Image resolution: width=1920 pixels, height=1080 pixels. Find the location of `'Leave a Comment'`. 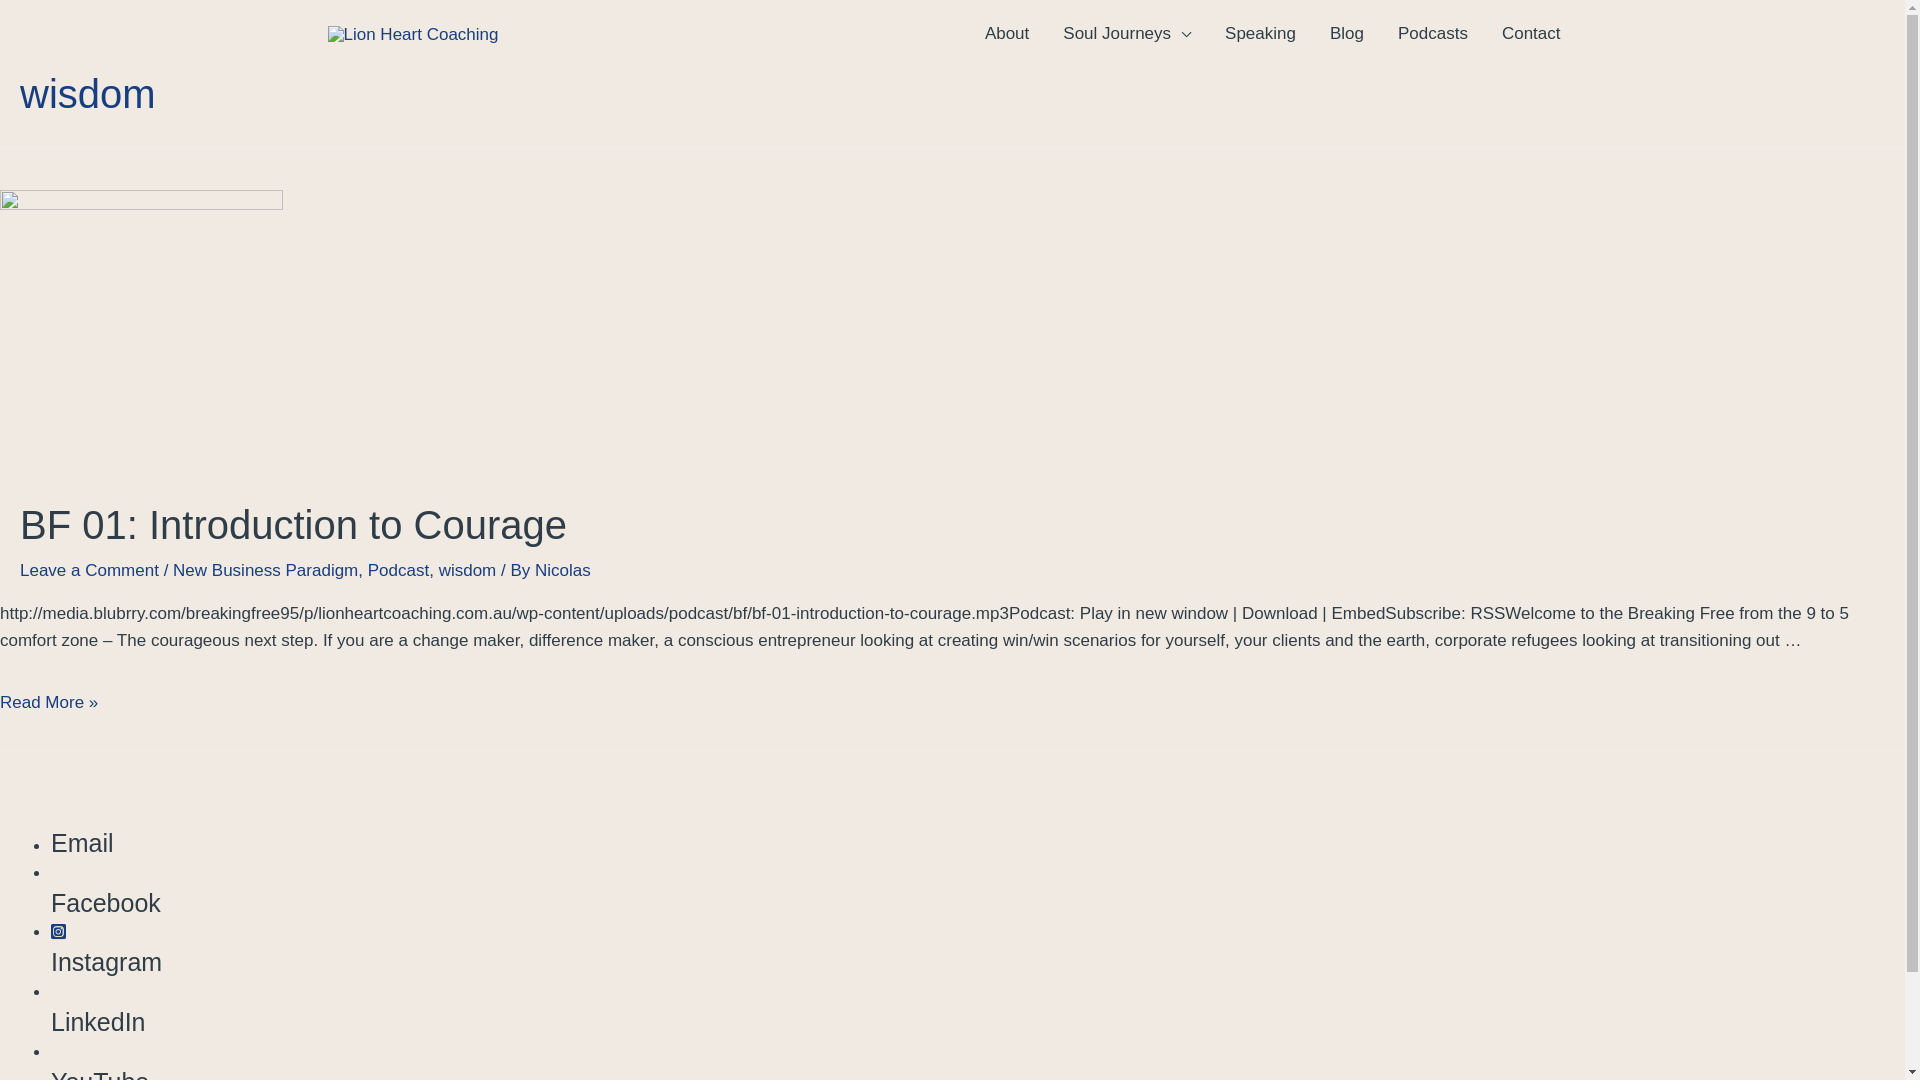

'Leave a Comment' is located at coordinates (88, 570).